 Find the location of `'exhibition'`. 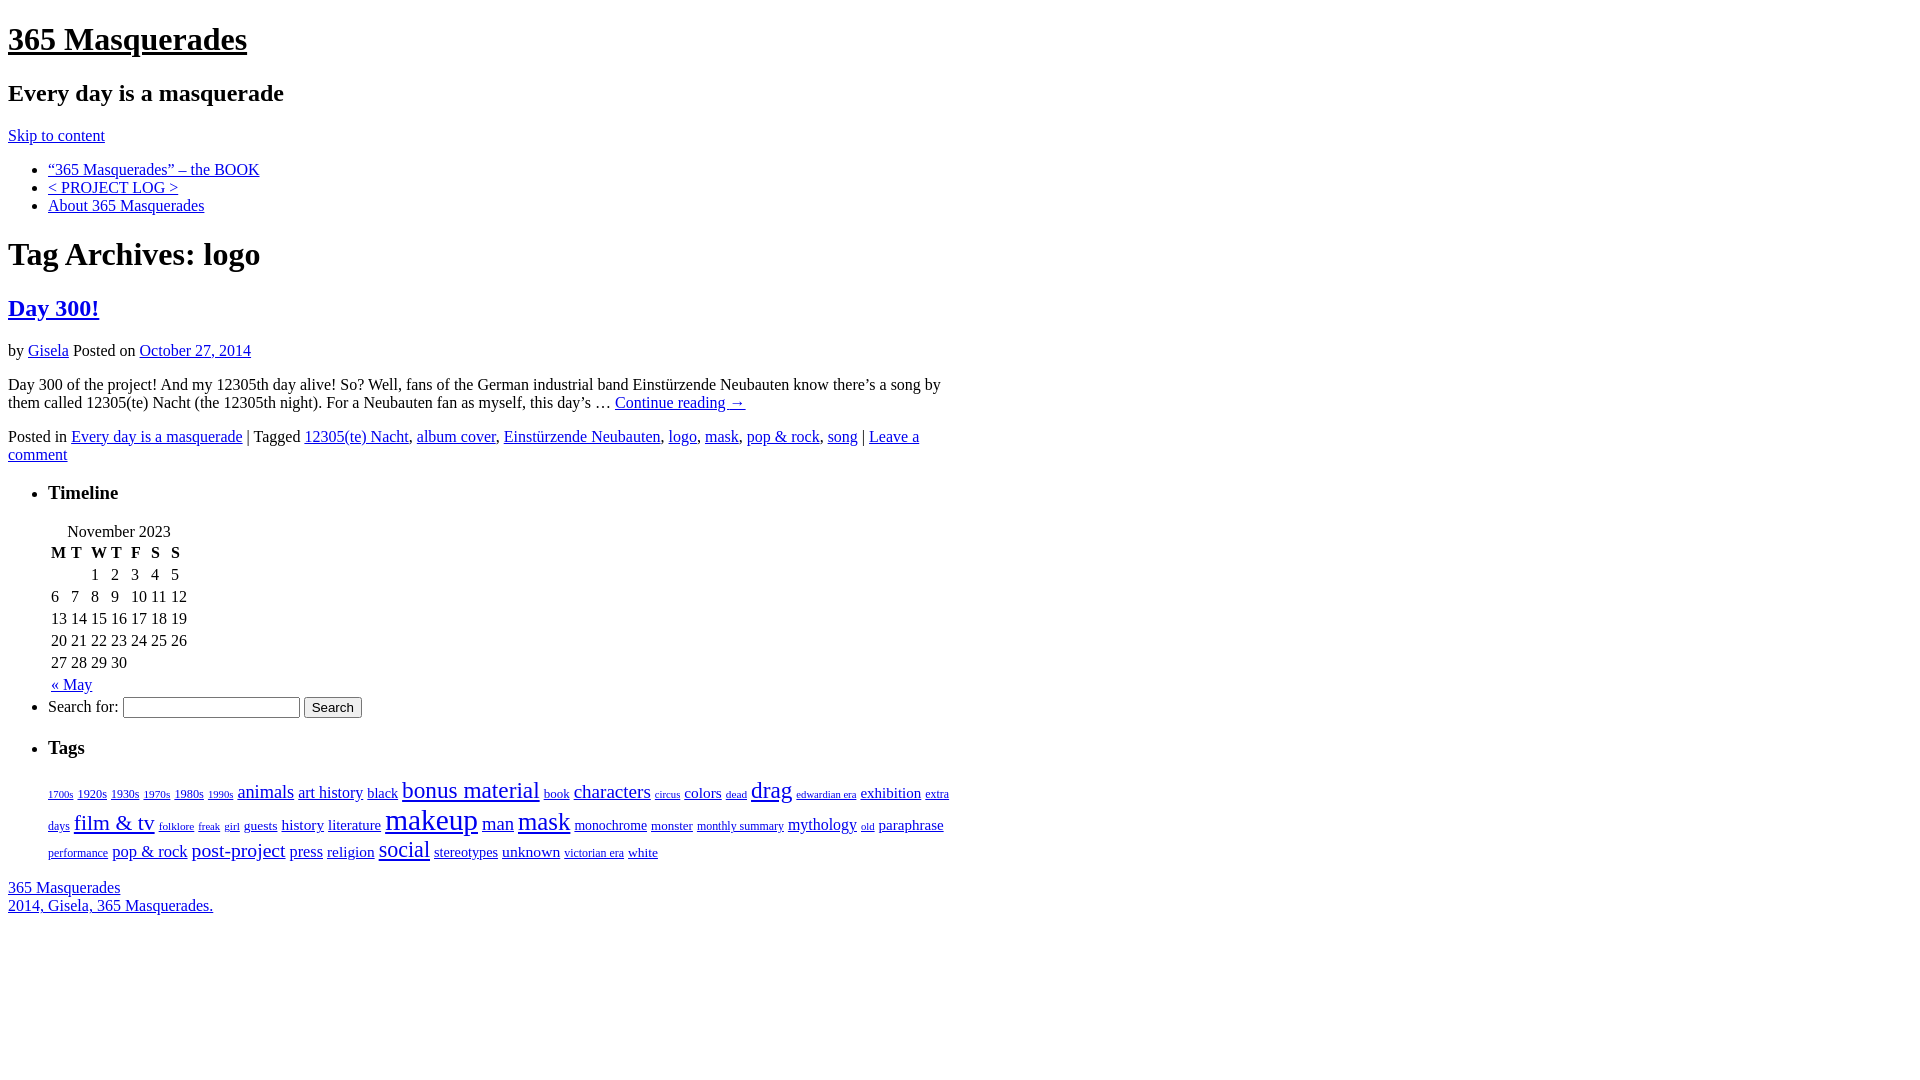

'exhibition' is located at coordinates (889, 792).